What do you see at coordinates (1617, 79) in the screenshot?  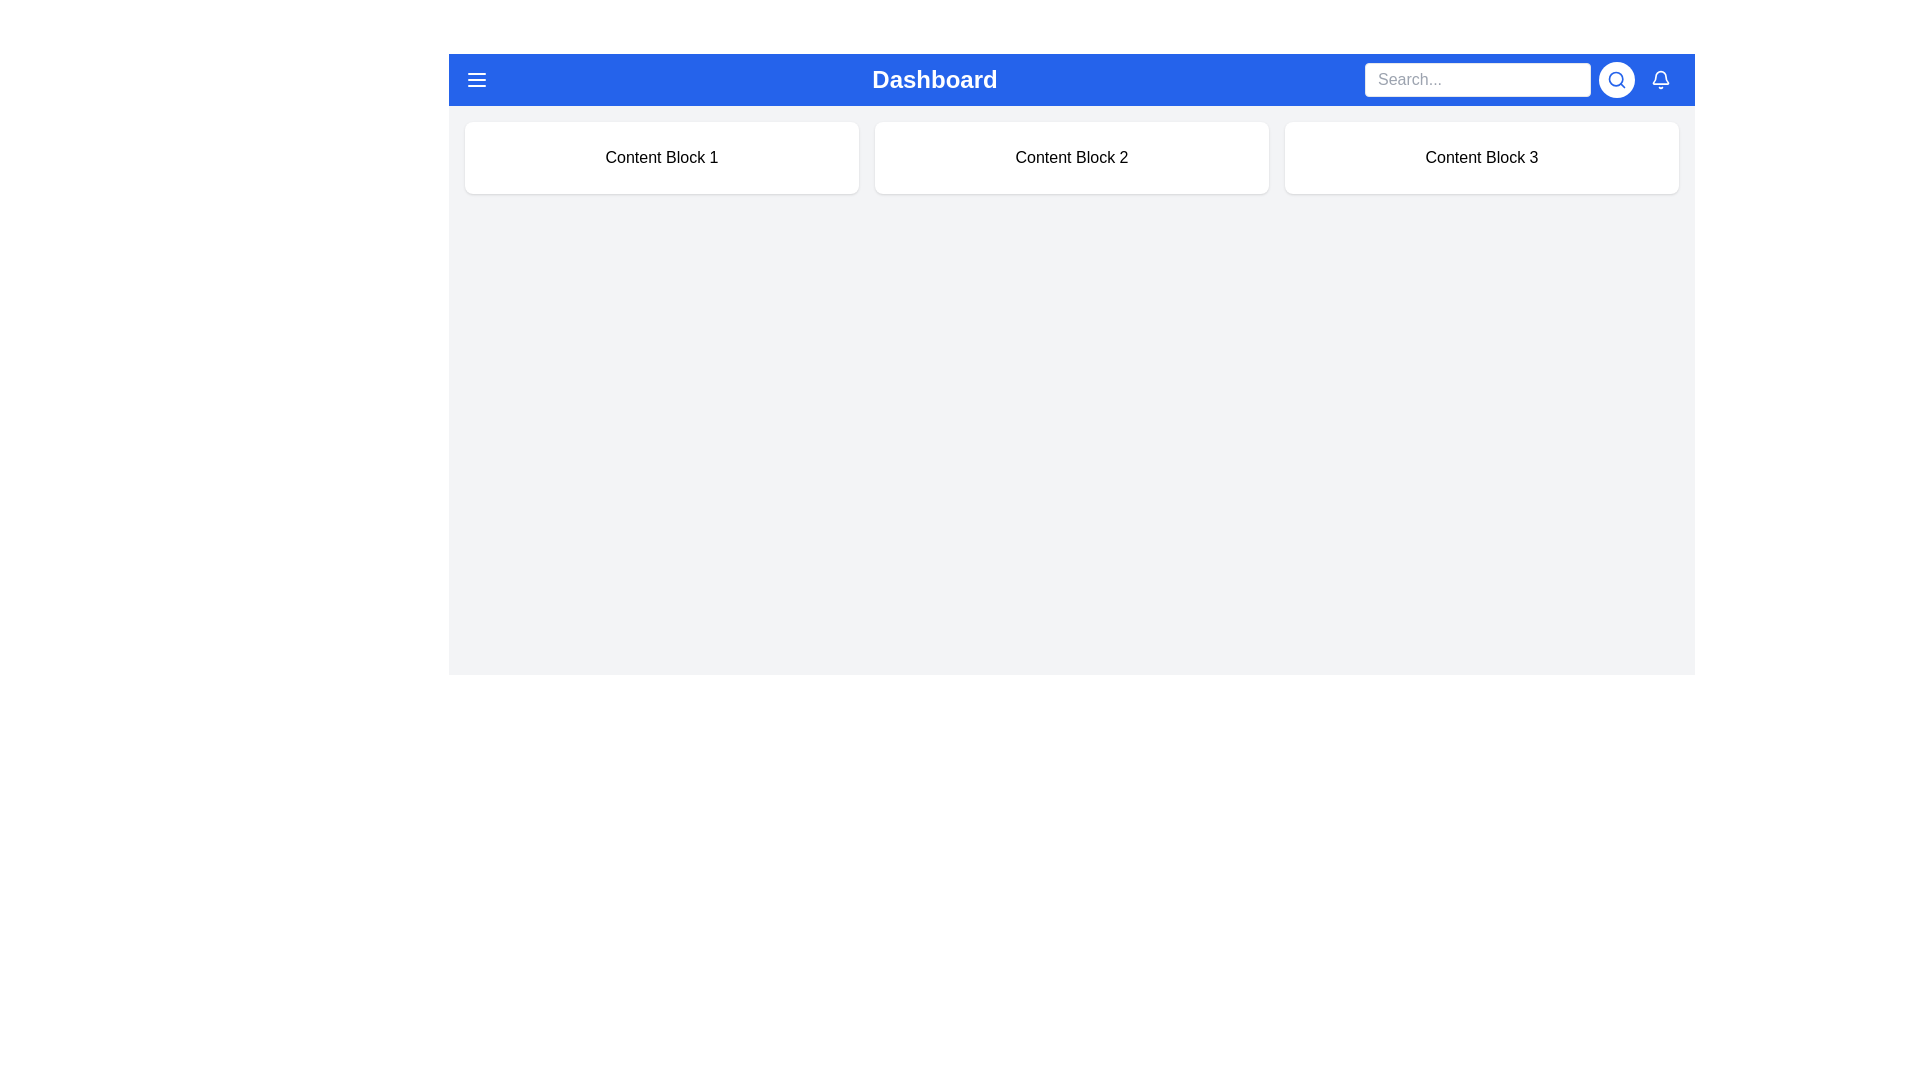 I see `the search Icon Button located at the top right corner of the interface to initiate the search functionality` at bounding box center [1617, 79].